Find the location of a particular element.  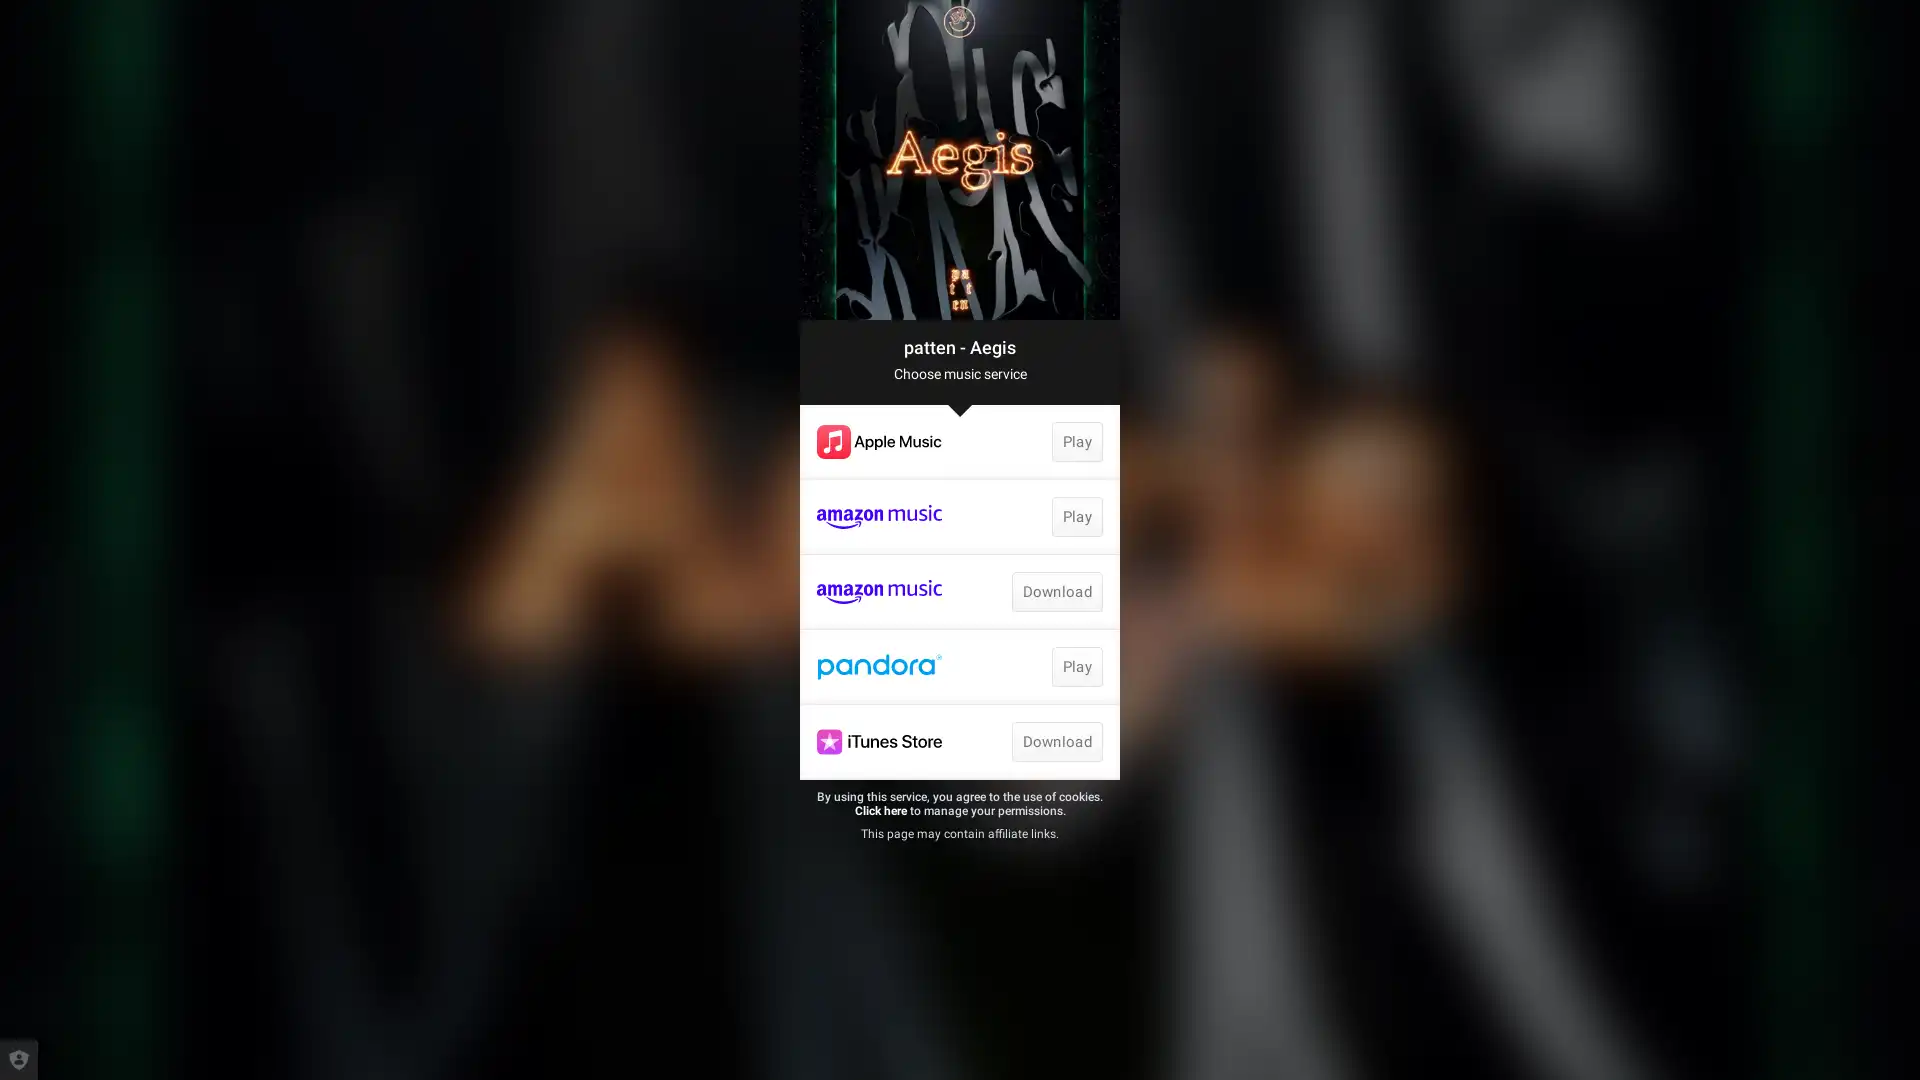

Download is located at coordinates (1055, 741).